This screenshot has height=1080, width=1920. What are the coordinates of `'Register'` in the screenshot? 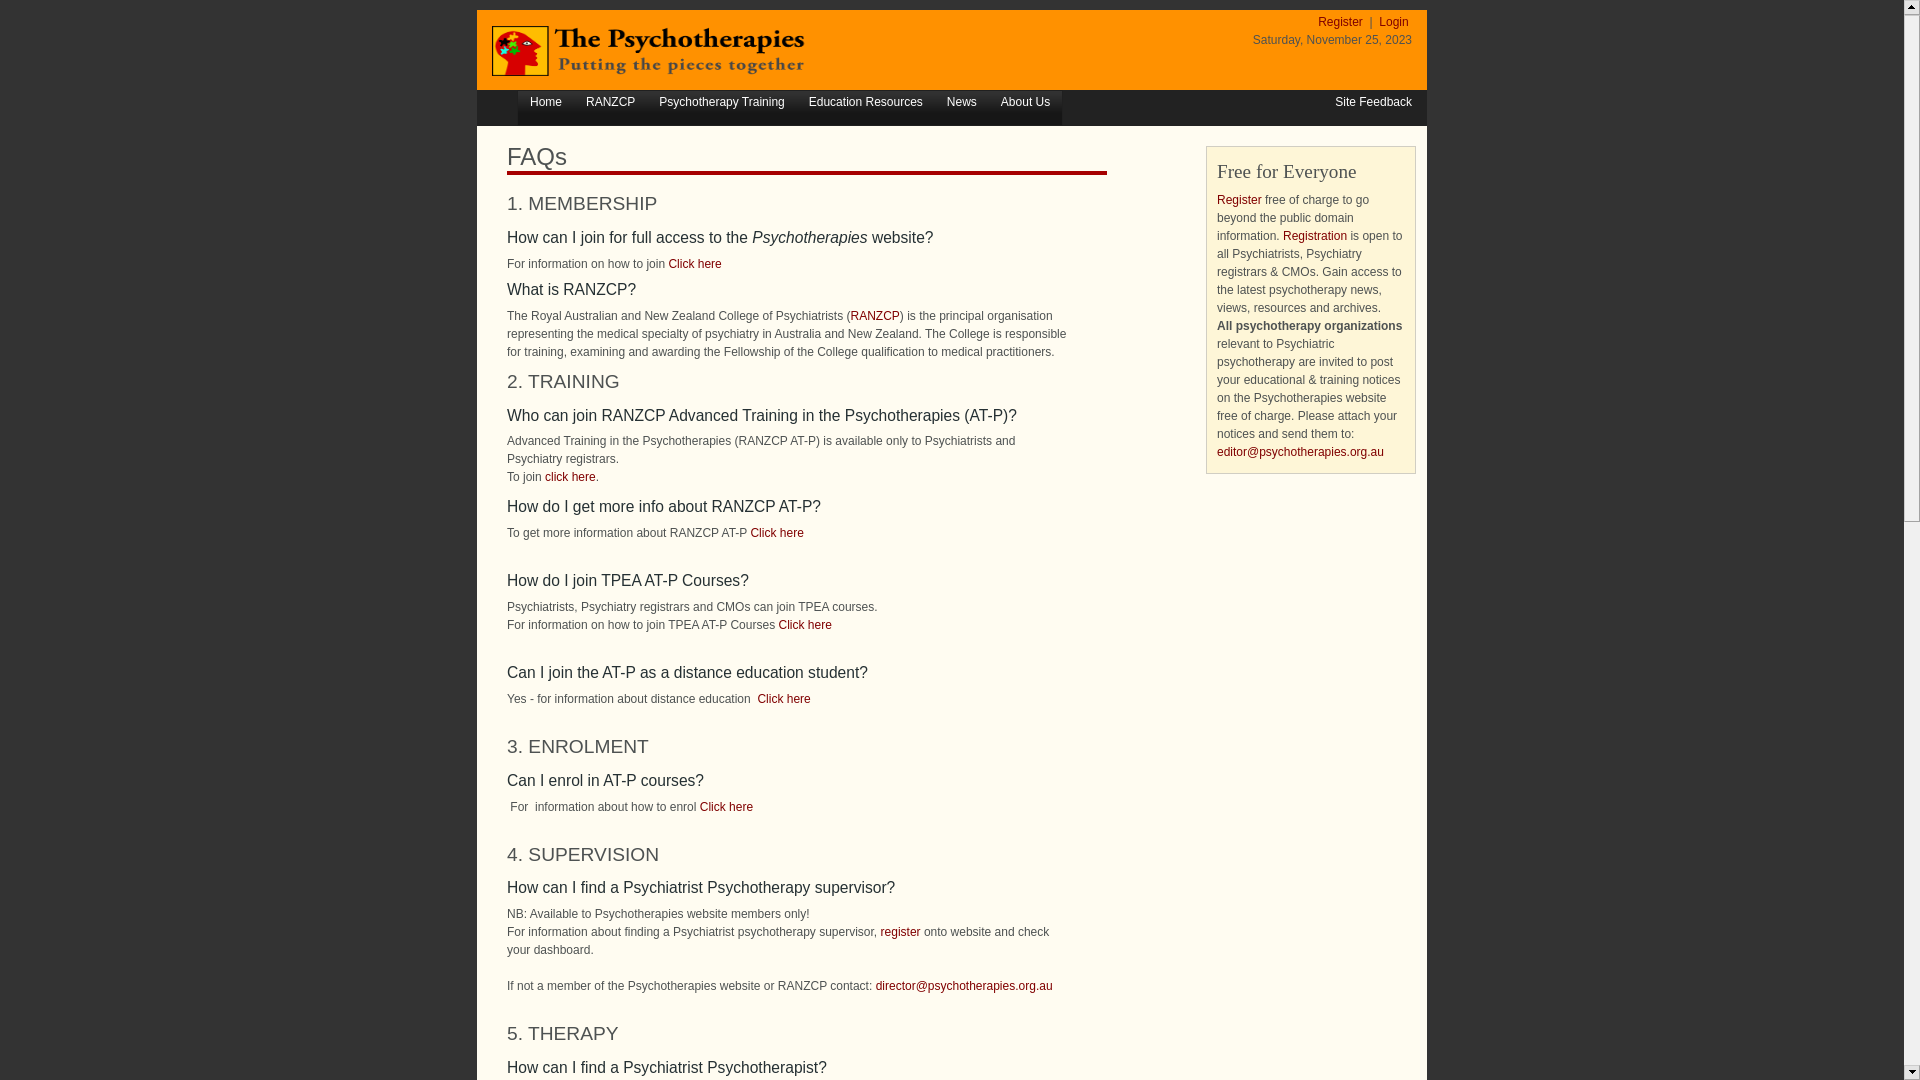 It's located at (1238, 200).